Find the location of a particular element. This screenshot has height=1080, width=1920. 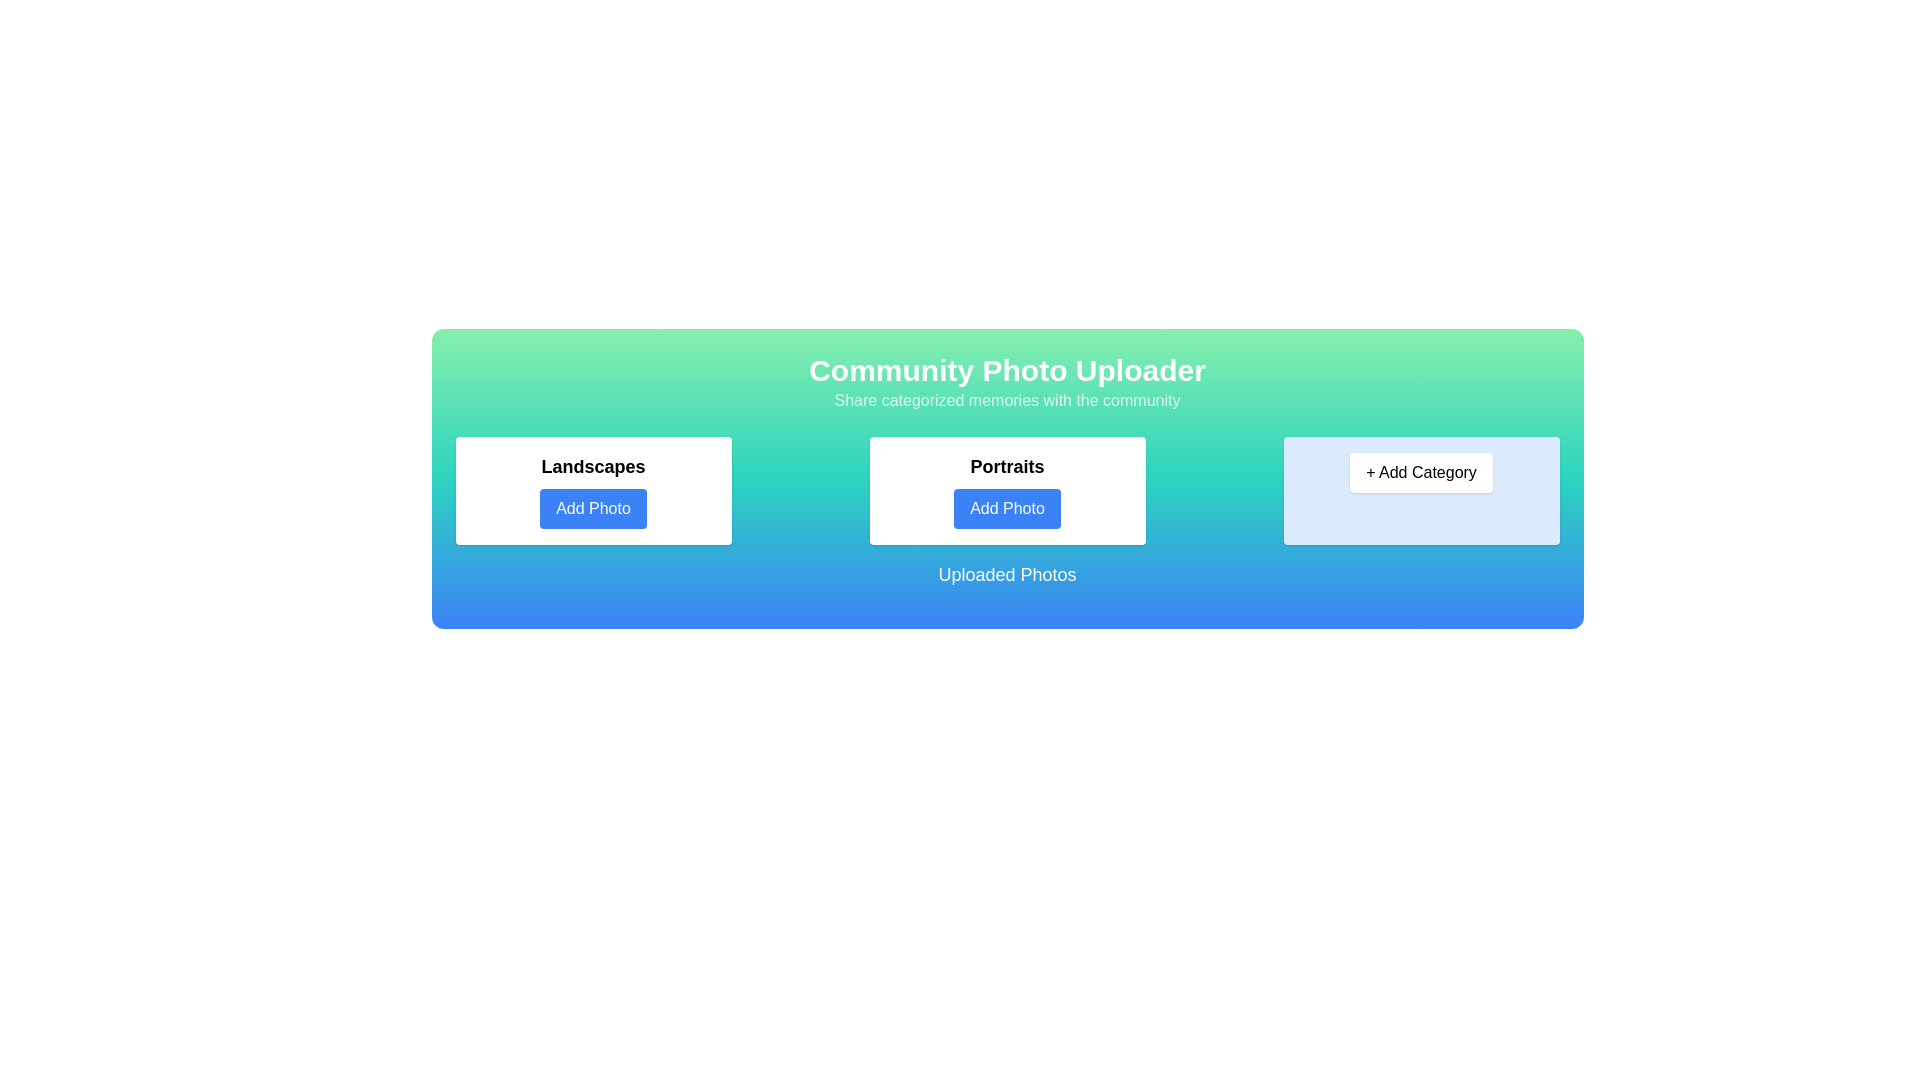

the non-interactive text label that describes the section for uploaded photos, located centered below the main content area is located at coordinates (1007, 574).